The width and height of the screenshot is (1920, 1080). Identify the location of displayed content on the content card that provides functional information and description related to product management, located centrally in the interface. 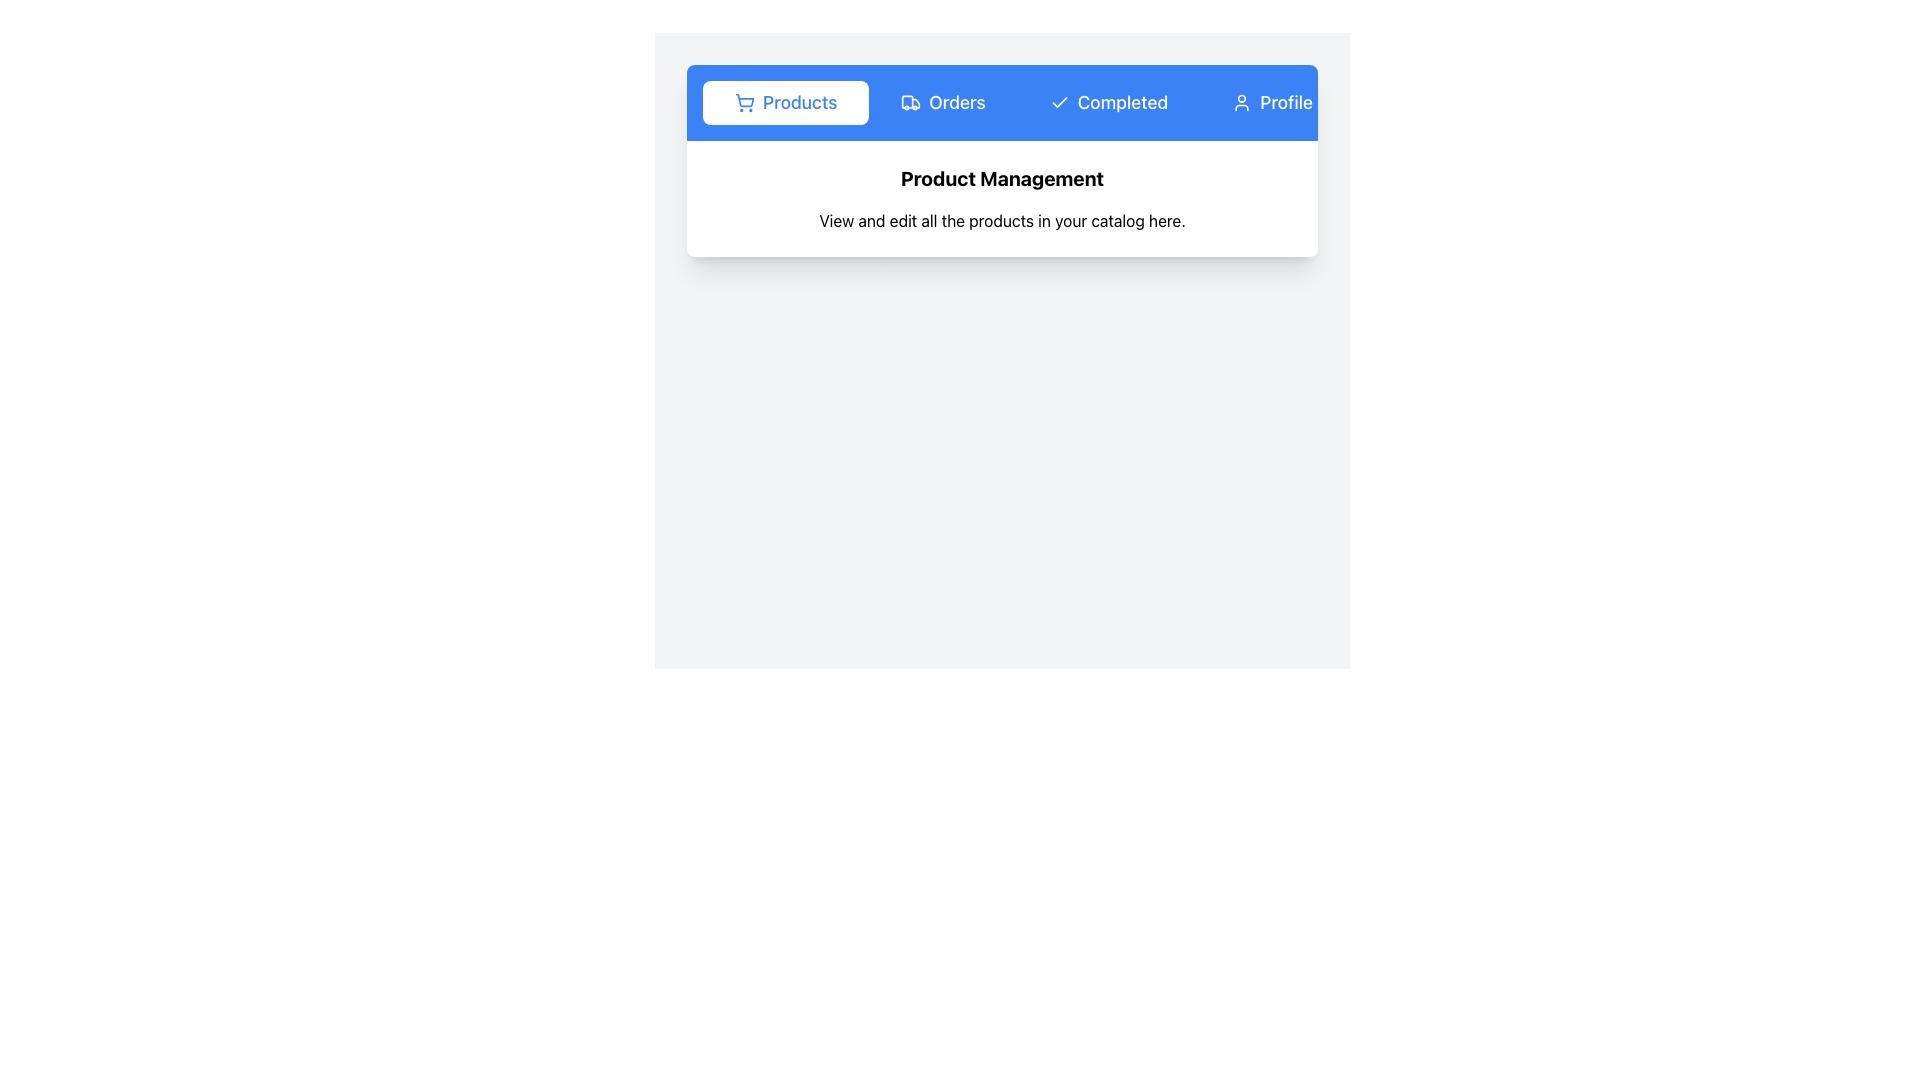
(1002, 160).